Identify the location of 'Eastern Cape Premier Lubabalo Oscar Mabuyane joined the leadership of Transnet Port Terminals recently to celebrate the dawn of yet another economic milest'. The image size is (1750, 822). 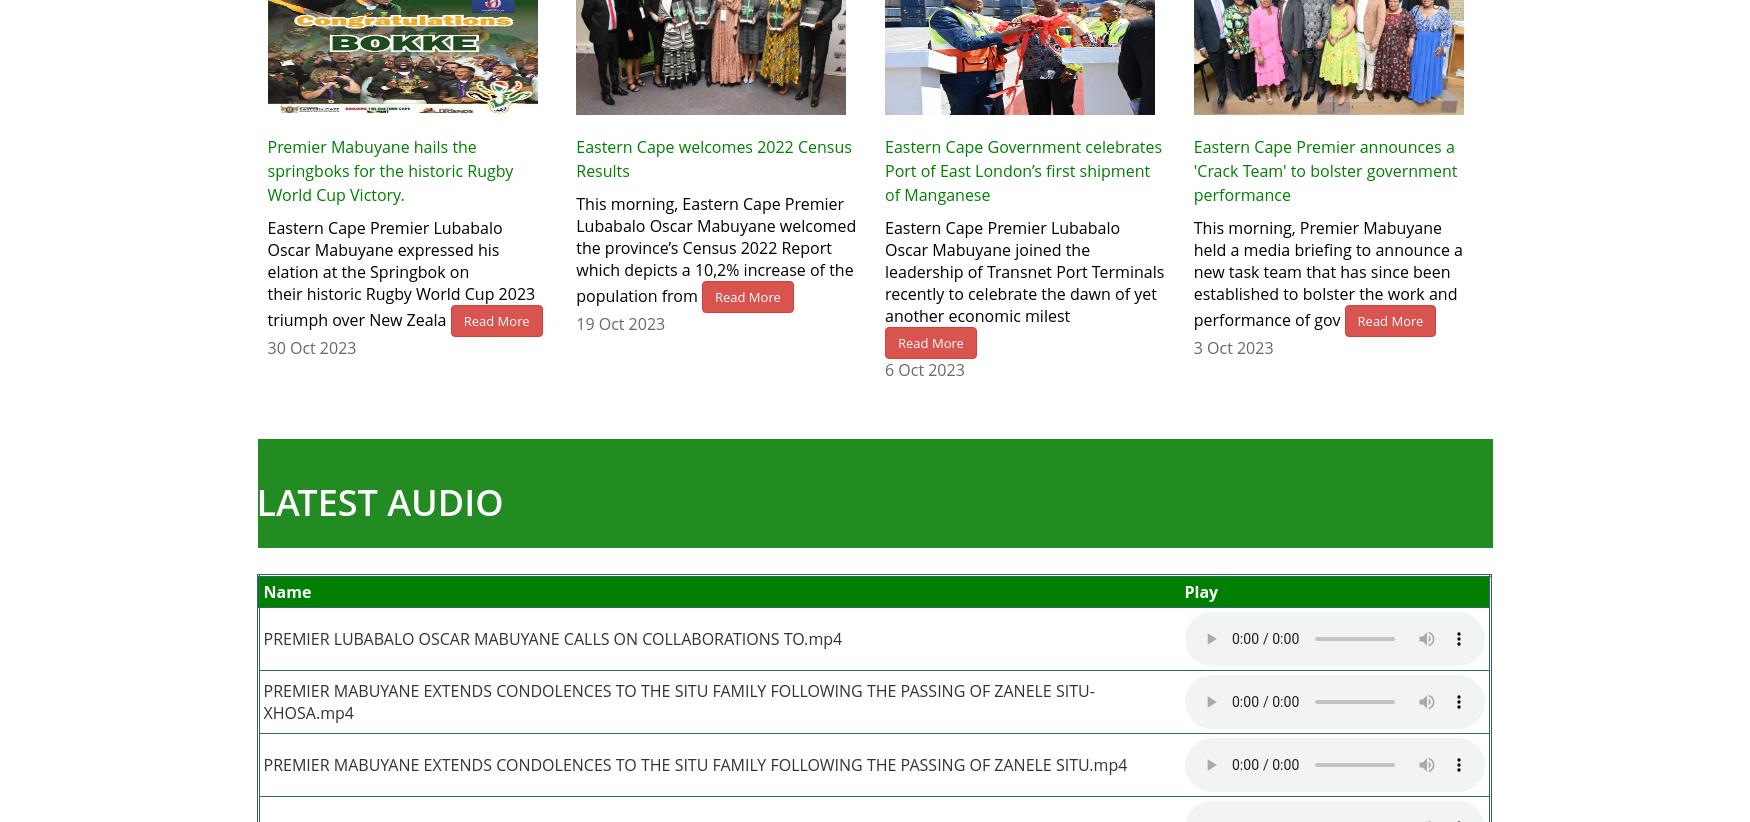
(1023, 270).